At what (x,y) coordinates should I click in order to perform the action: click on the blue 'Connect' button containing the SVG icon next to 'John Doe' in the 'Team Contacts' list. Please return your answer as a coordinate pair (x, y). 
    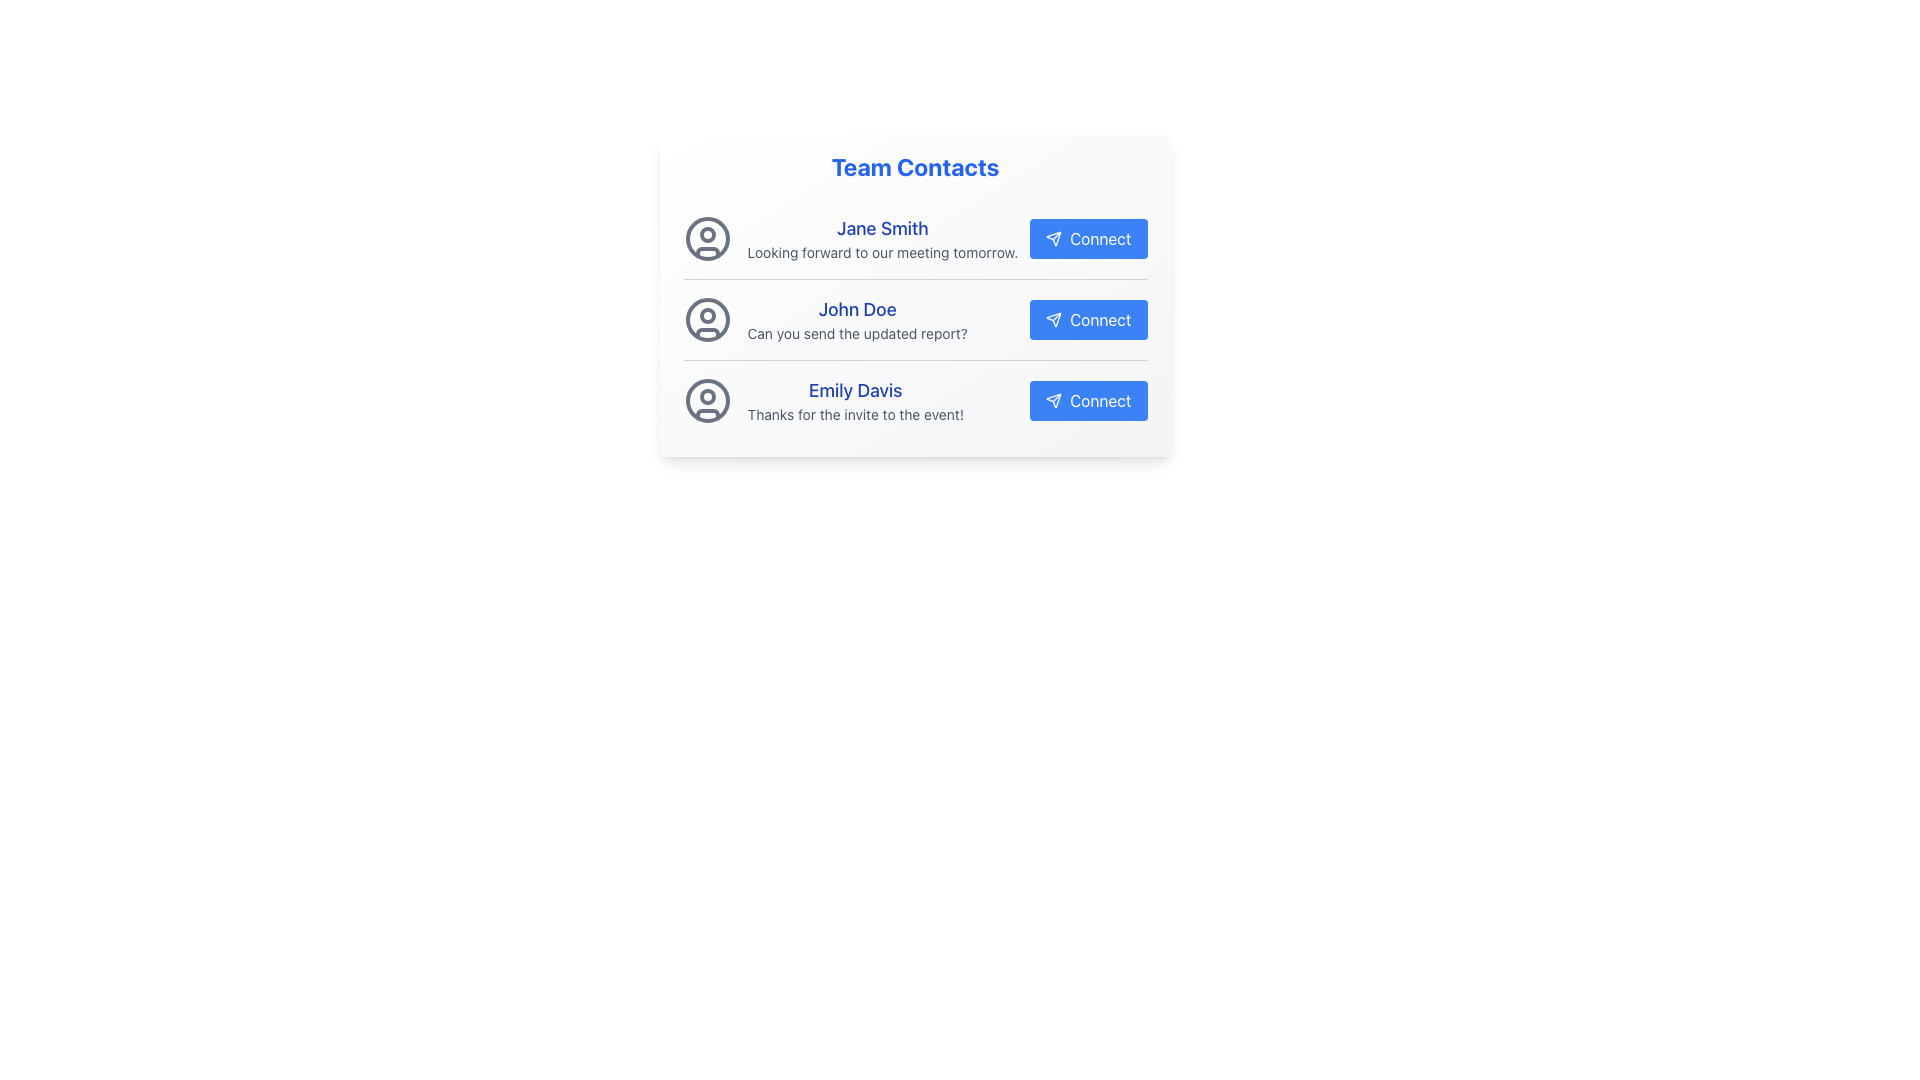
    Looking at the image, I should click on (1053, 319).